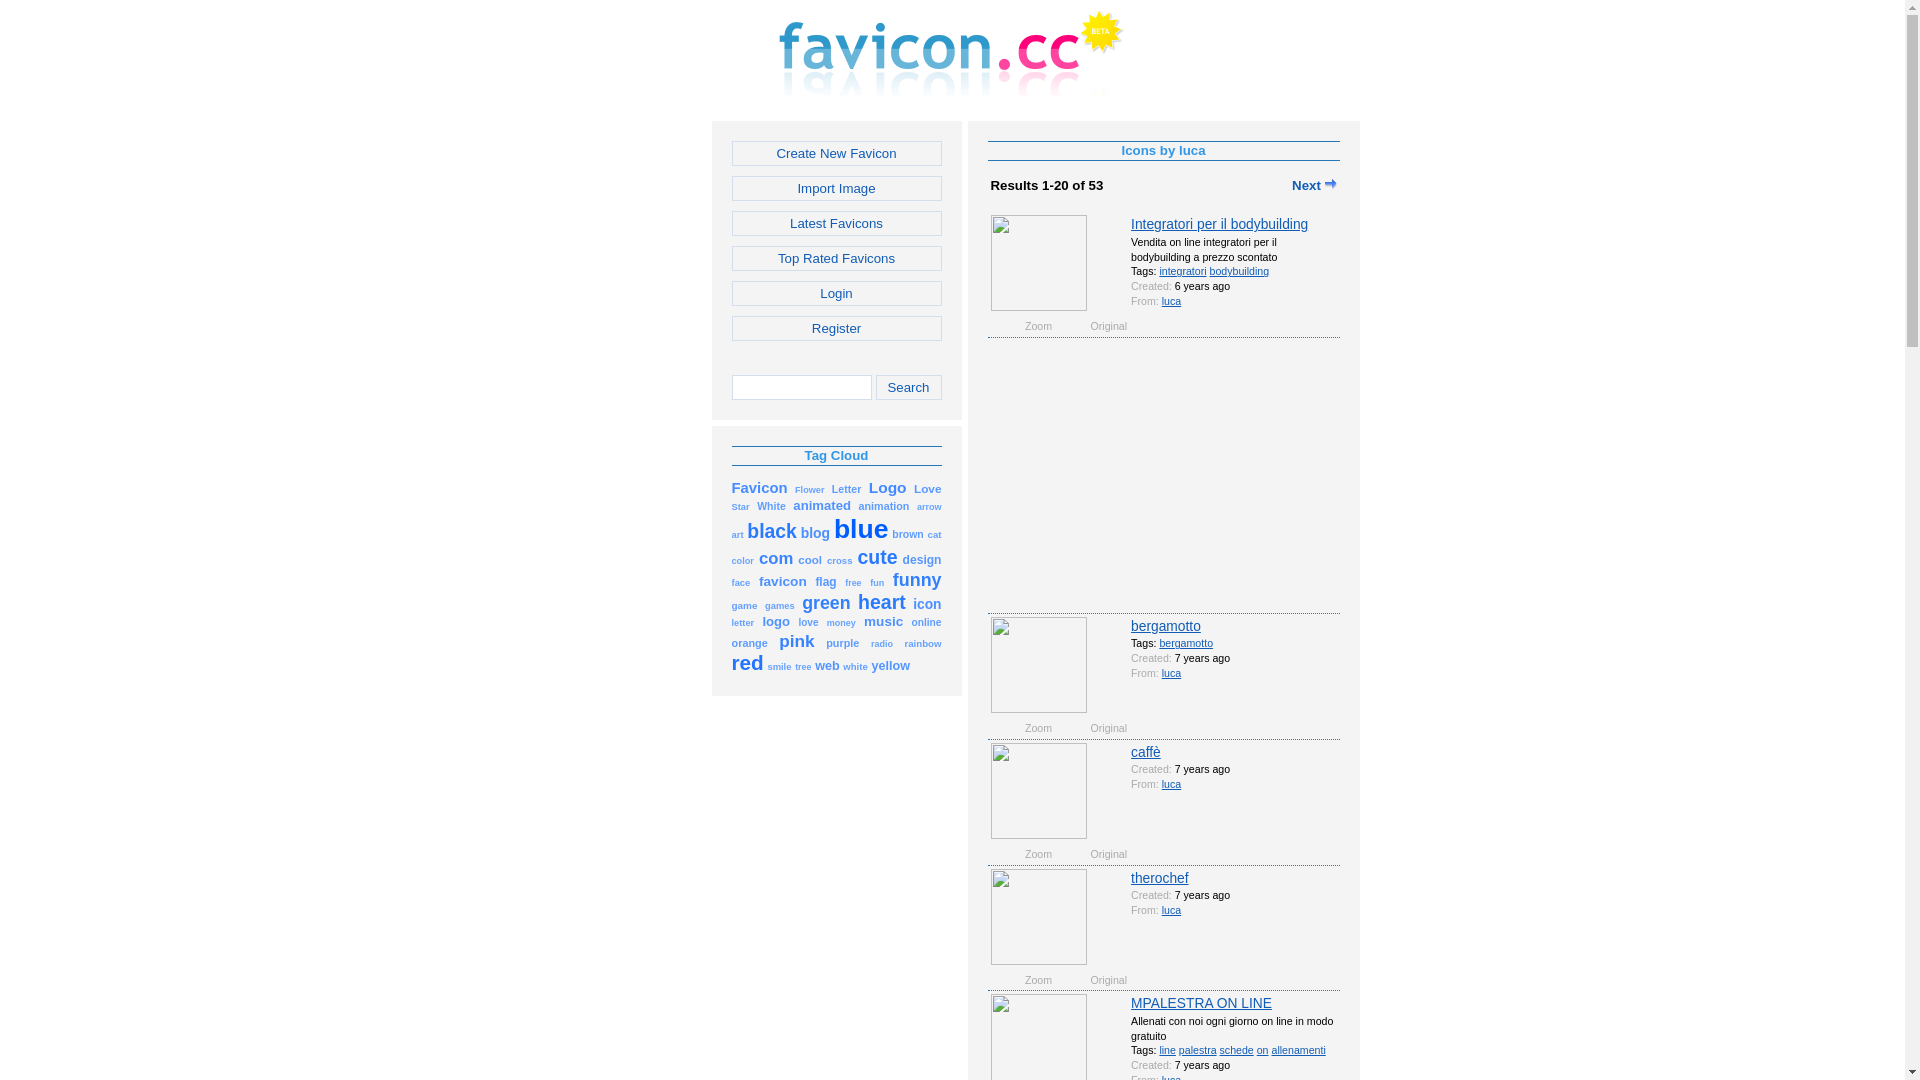 The width and height of the screenshot is (1920, 1080). What do you see at coordinates (925, 603) in the screenshot?
I see `'icon'` at bounding box center [925, 603].